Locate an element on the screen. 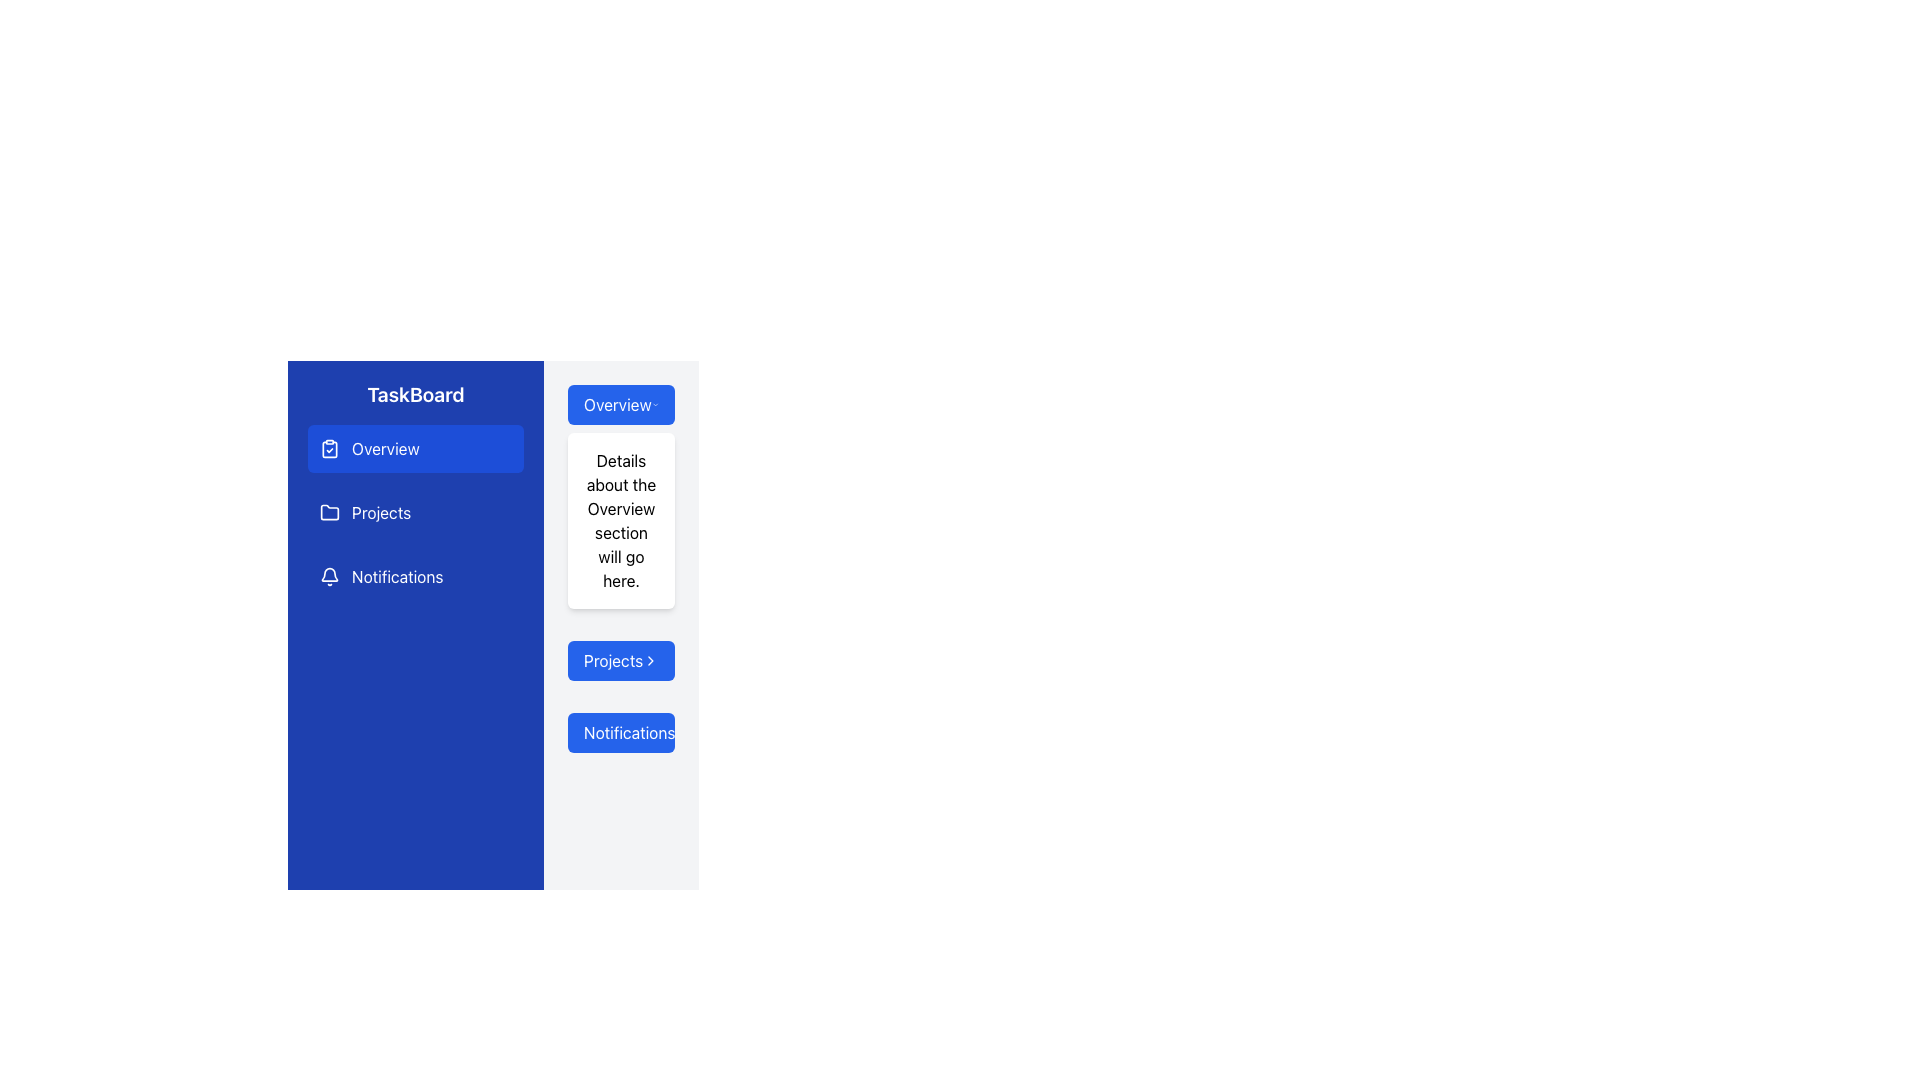 This screenshot has height=1080, width=1920. the 'Notifications' button, which is the third item in the vertical menu list under the 'TaskBoard' heading, featuring a bell icon and a white label on a blue background is located at coordinates (415, 577).